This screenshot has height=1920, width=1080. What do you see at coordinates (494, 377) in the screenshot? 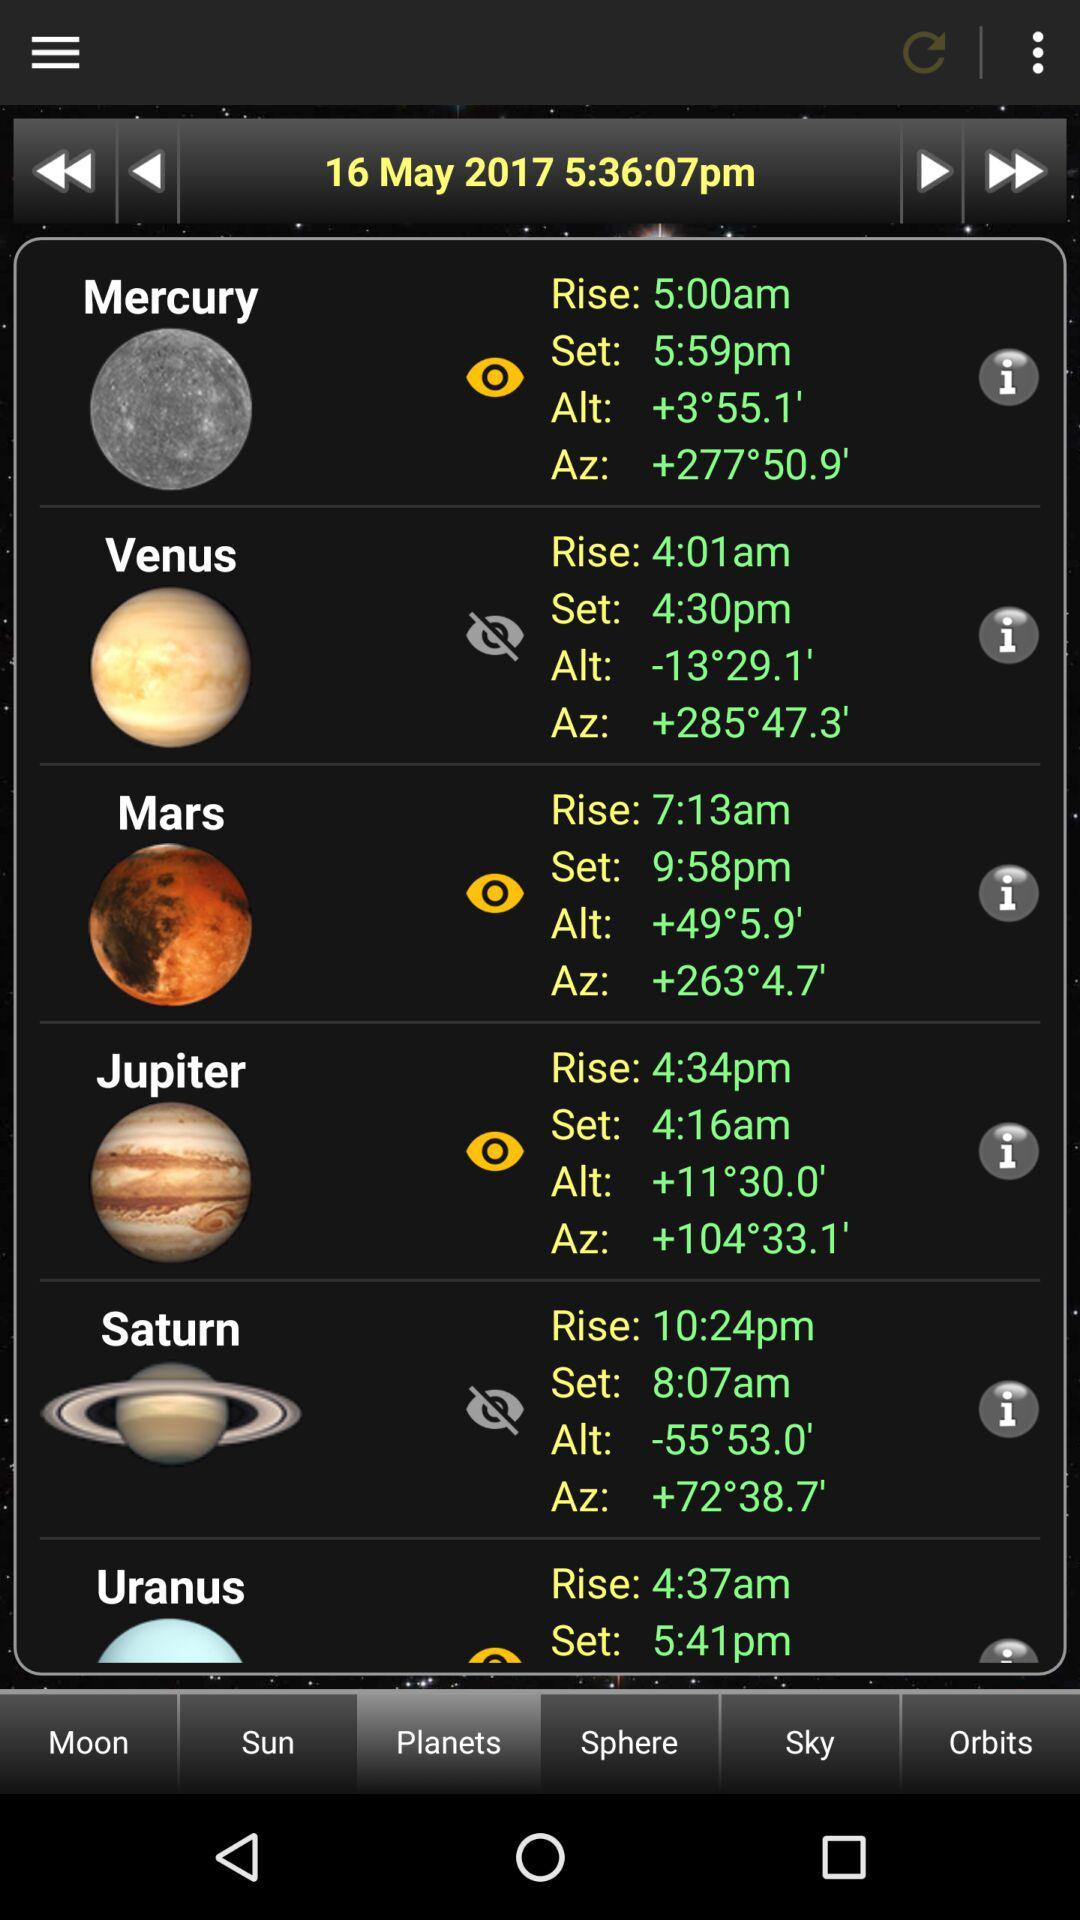
I see `for vision` at bounding box center [494, 377].